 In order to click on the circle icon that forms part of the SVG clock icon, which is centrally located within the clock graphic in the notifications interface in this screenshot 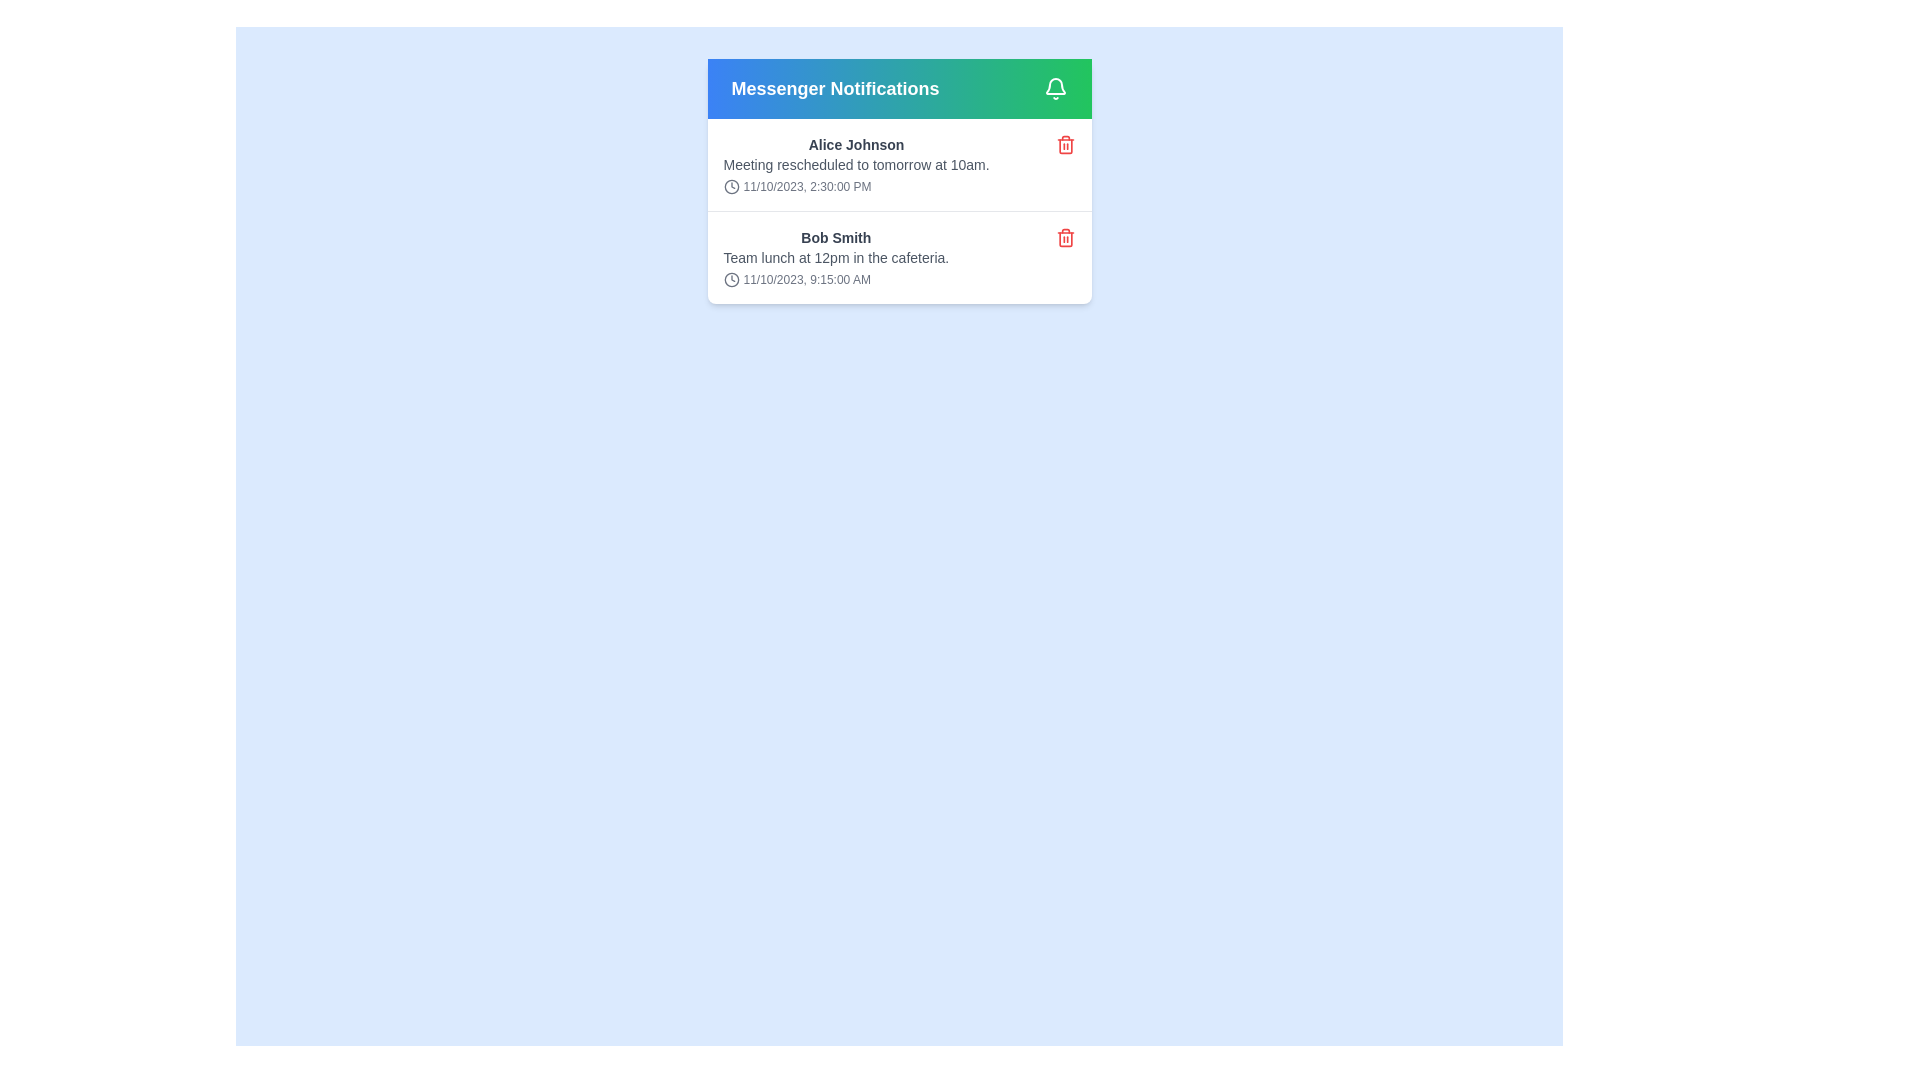, I will do `click(730, 186)`.